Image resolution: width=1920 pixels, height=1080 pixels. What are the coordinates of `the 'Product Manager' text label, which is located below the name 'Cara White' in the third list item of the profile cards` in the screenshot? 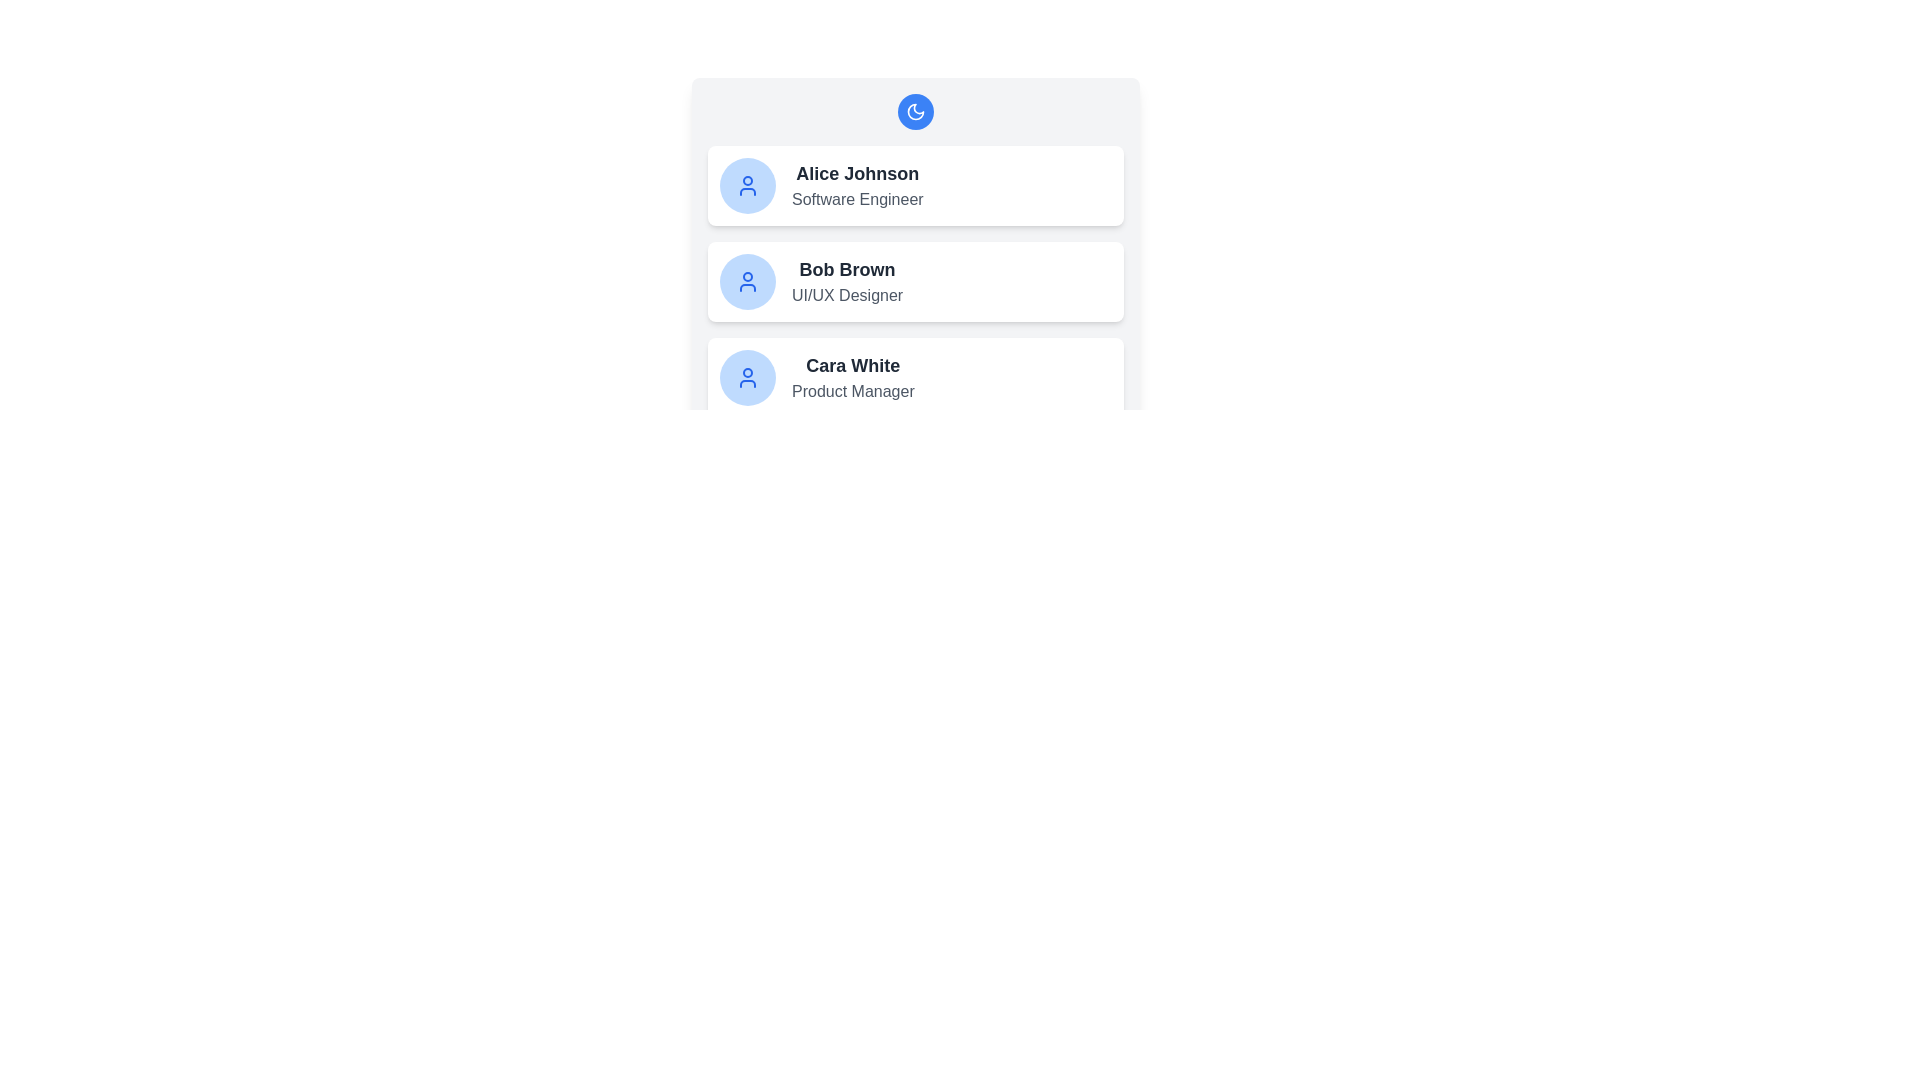 It's located at (853, 392).